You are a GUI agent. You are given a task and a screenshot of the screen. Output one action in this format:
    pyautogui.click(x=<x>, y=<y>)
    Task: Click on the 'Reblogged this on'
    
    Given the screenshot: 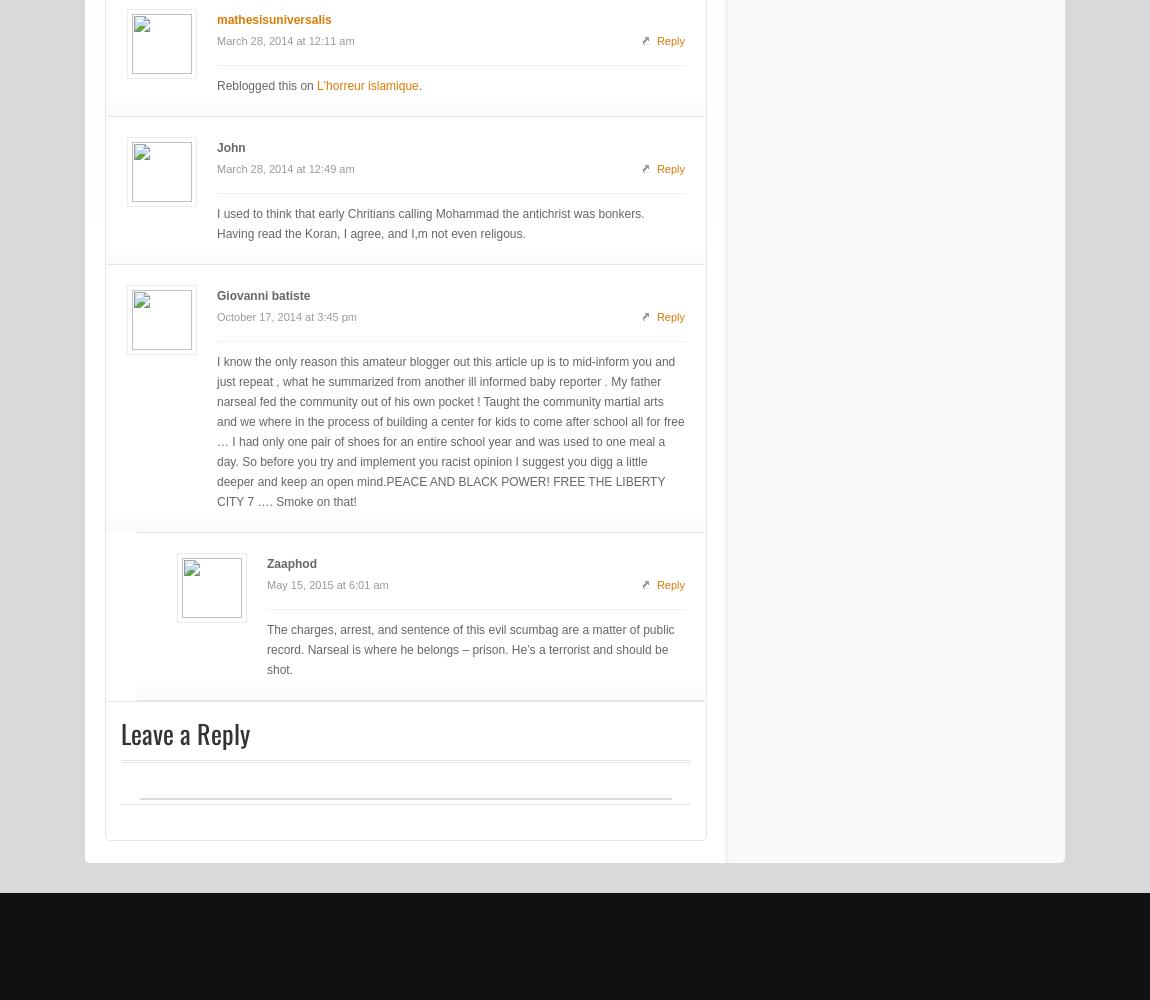 What is the action you would take?
    pyautogui.click(x=266, y=85)
    